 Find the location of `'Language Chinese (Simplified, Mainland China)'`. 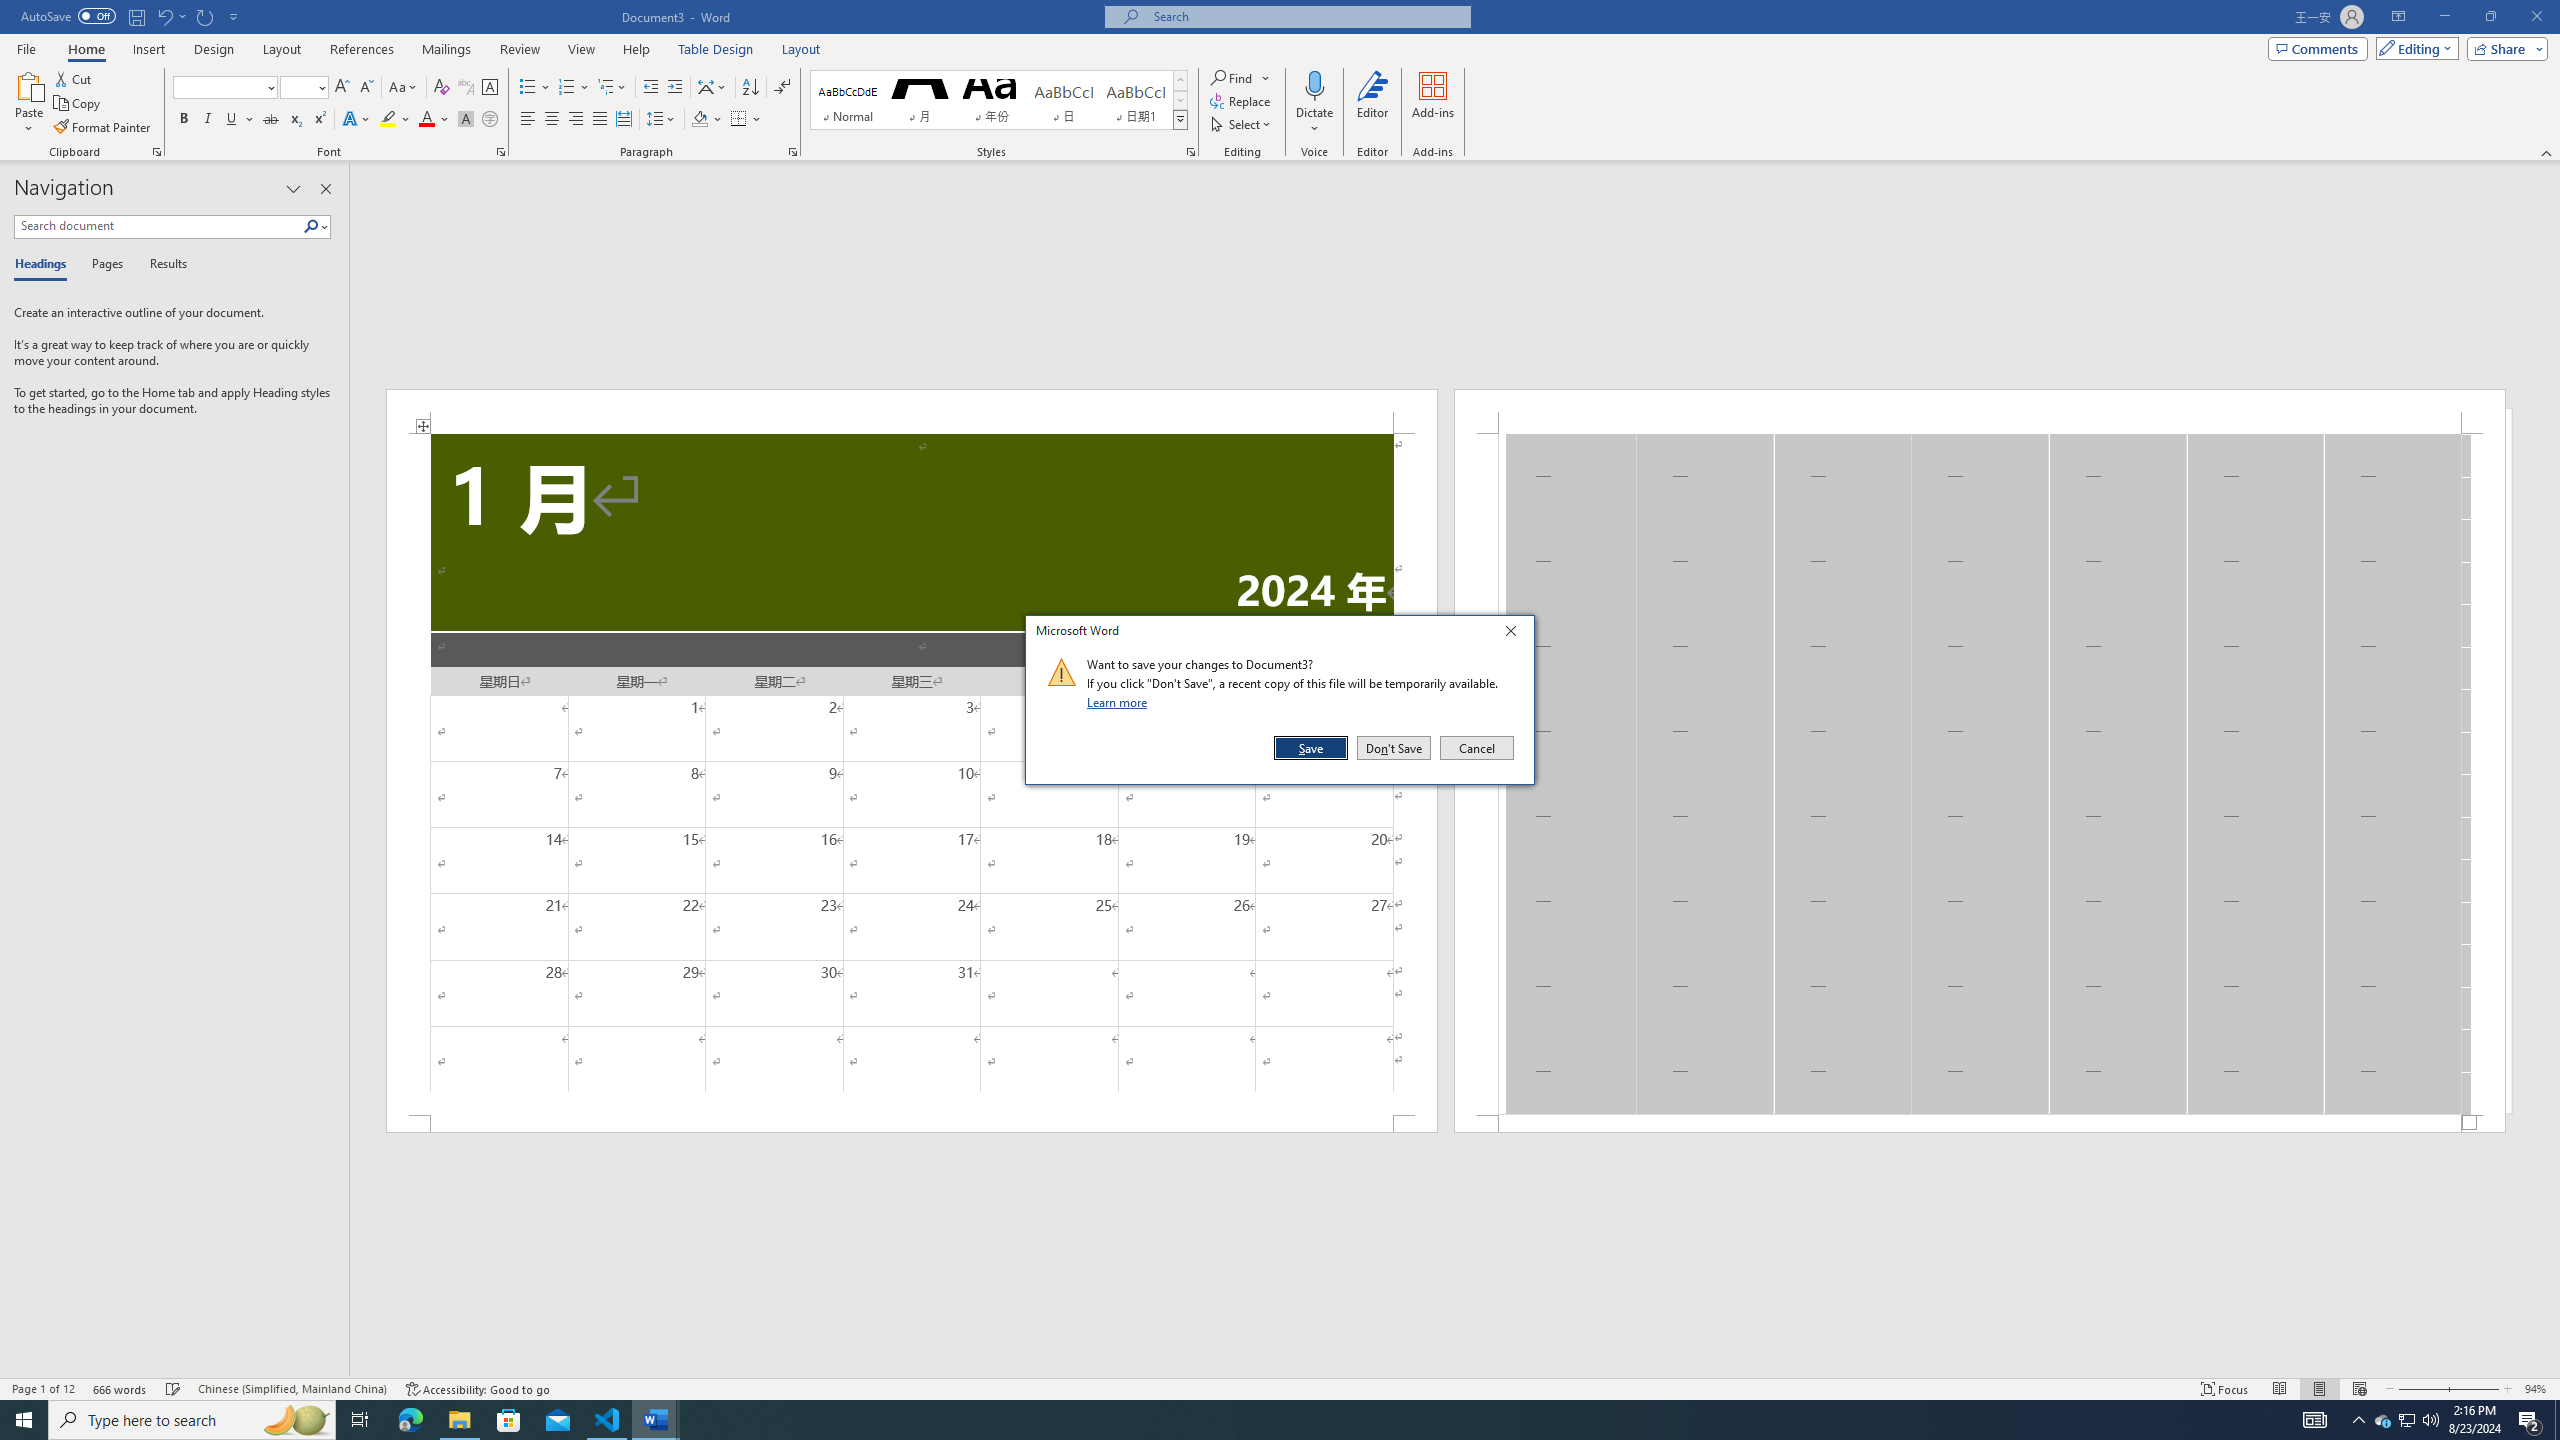

'Language Chinese (Simplified, Mainland China)' is located at coordinates (290, 1389).